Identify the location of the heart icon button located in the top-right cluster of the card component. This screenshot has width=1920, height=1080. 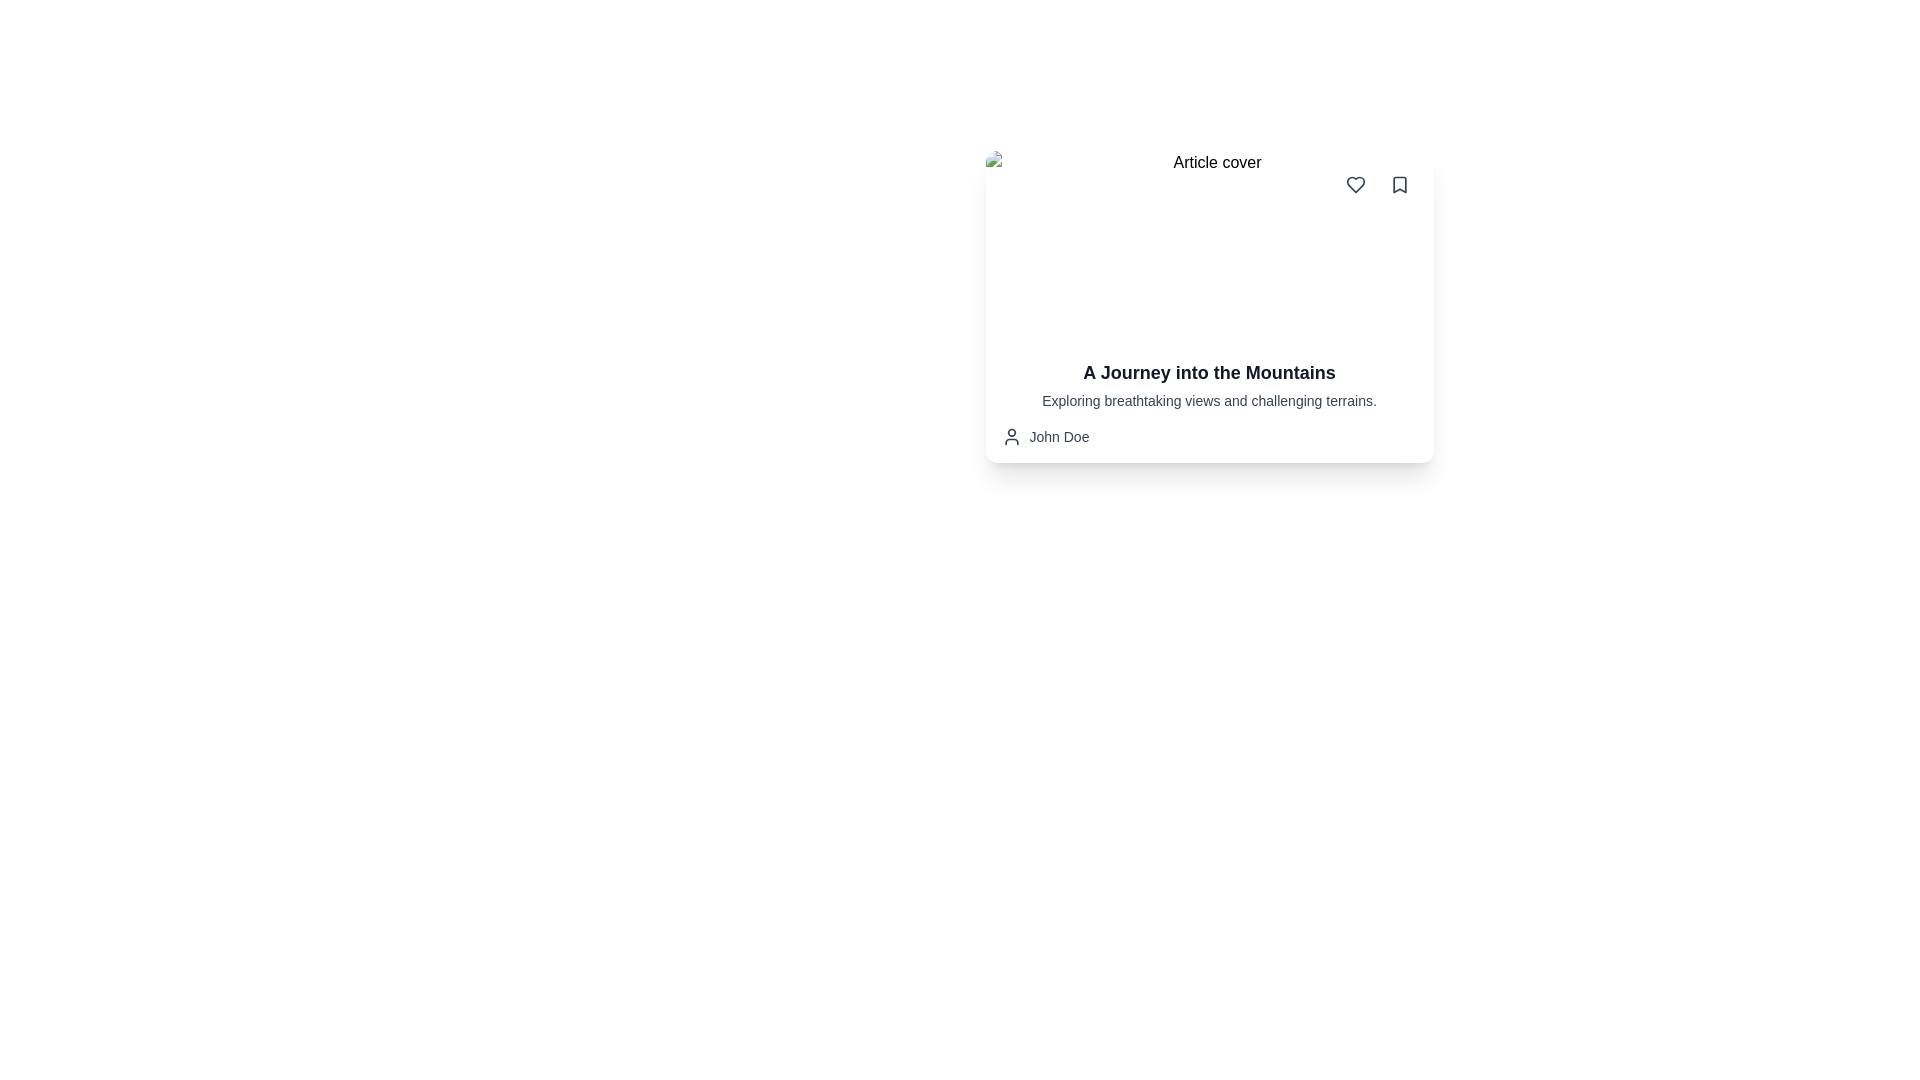
(1355, 185).